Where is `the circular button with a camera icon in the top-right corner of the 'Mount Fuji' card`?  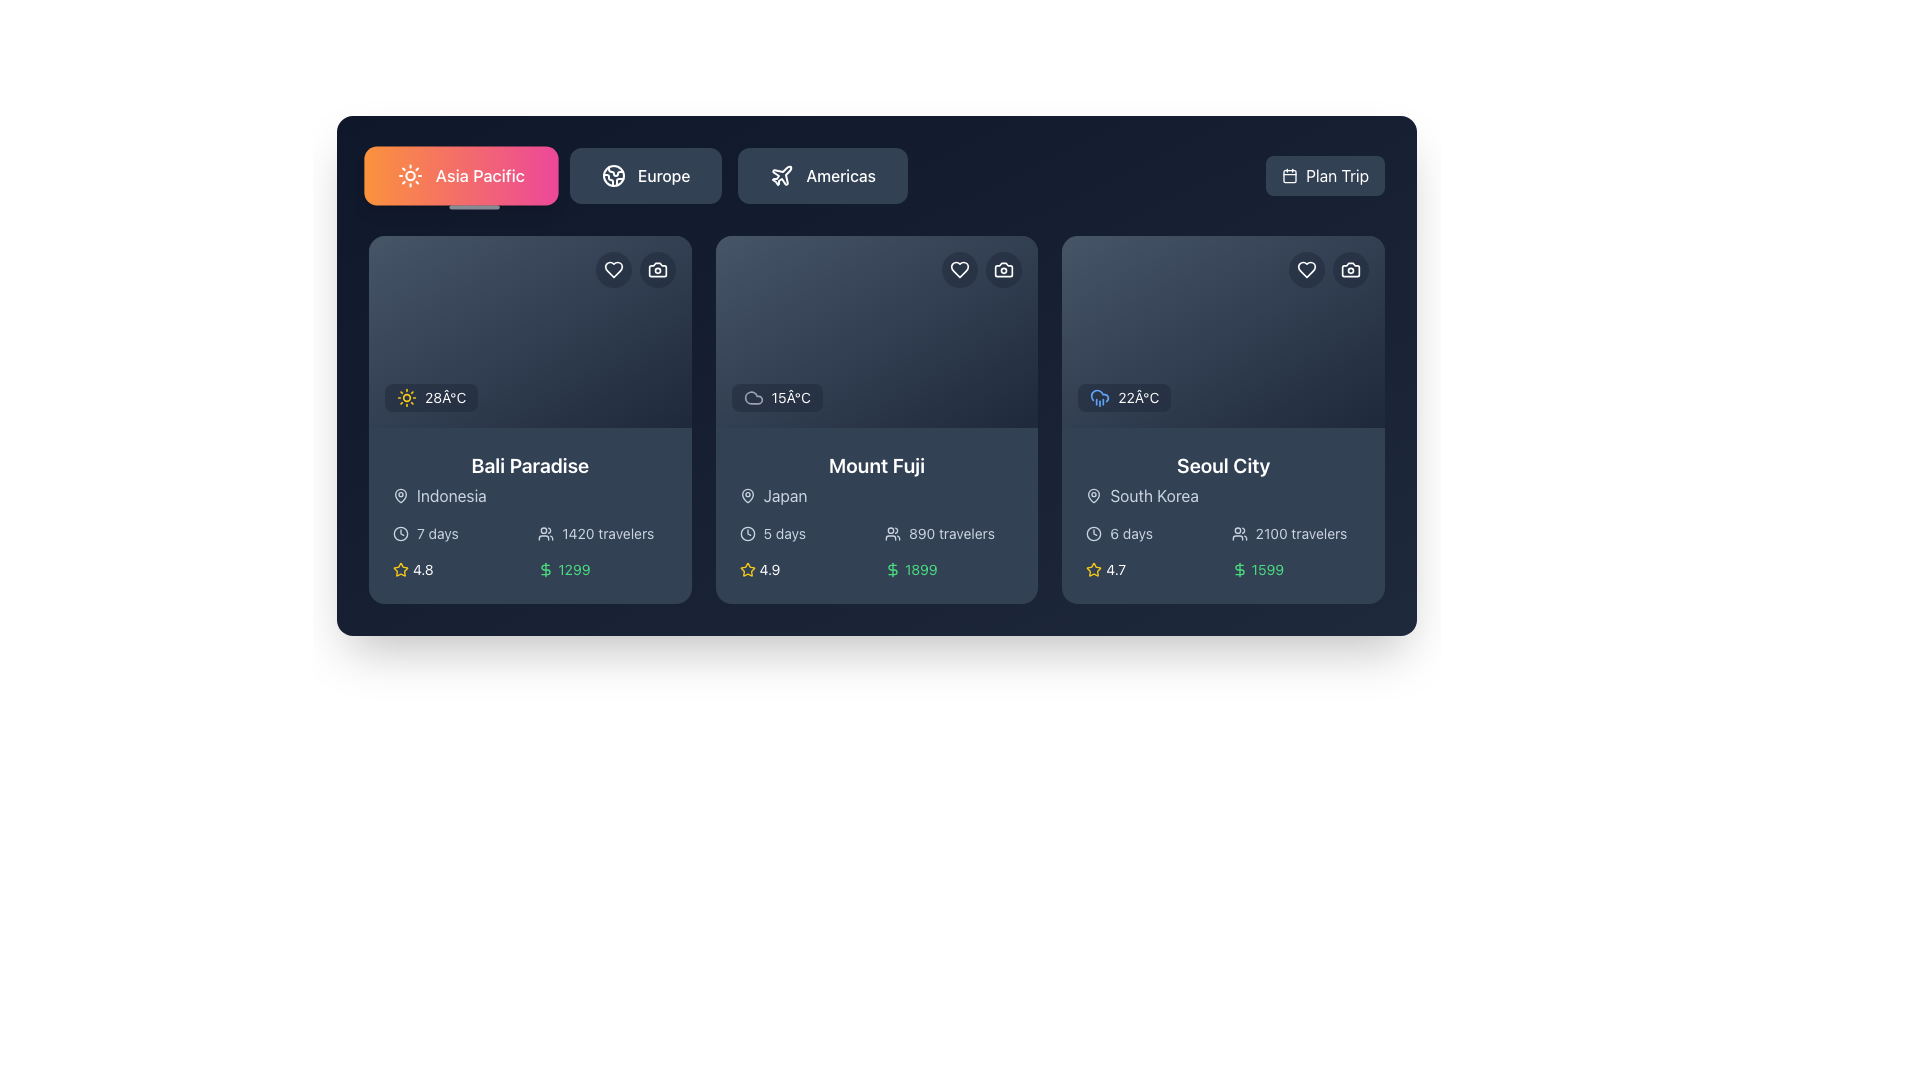 the circular button with a camera icon in the top-right corner of the 'Mount Fuji' card is located at coordinates (1004, 270).